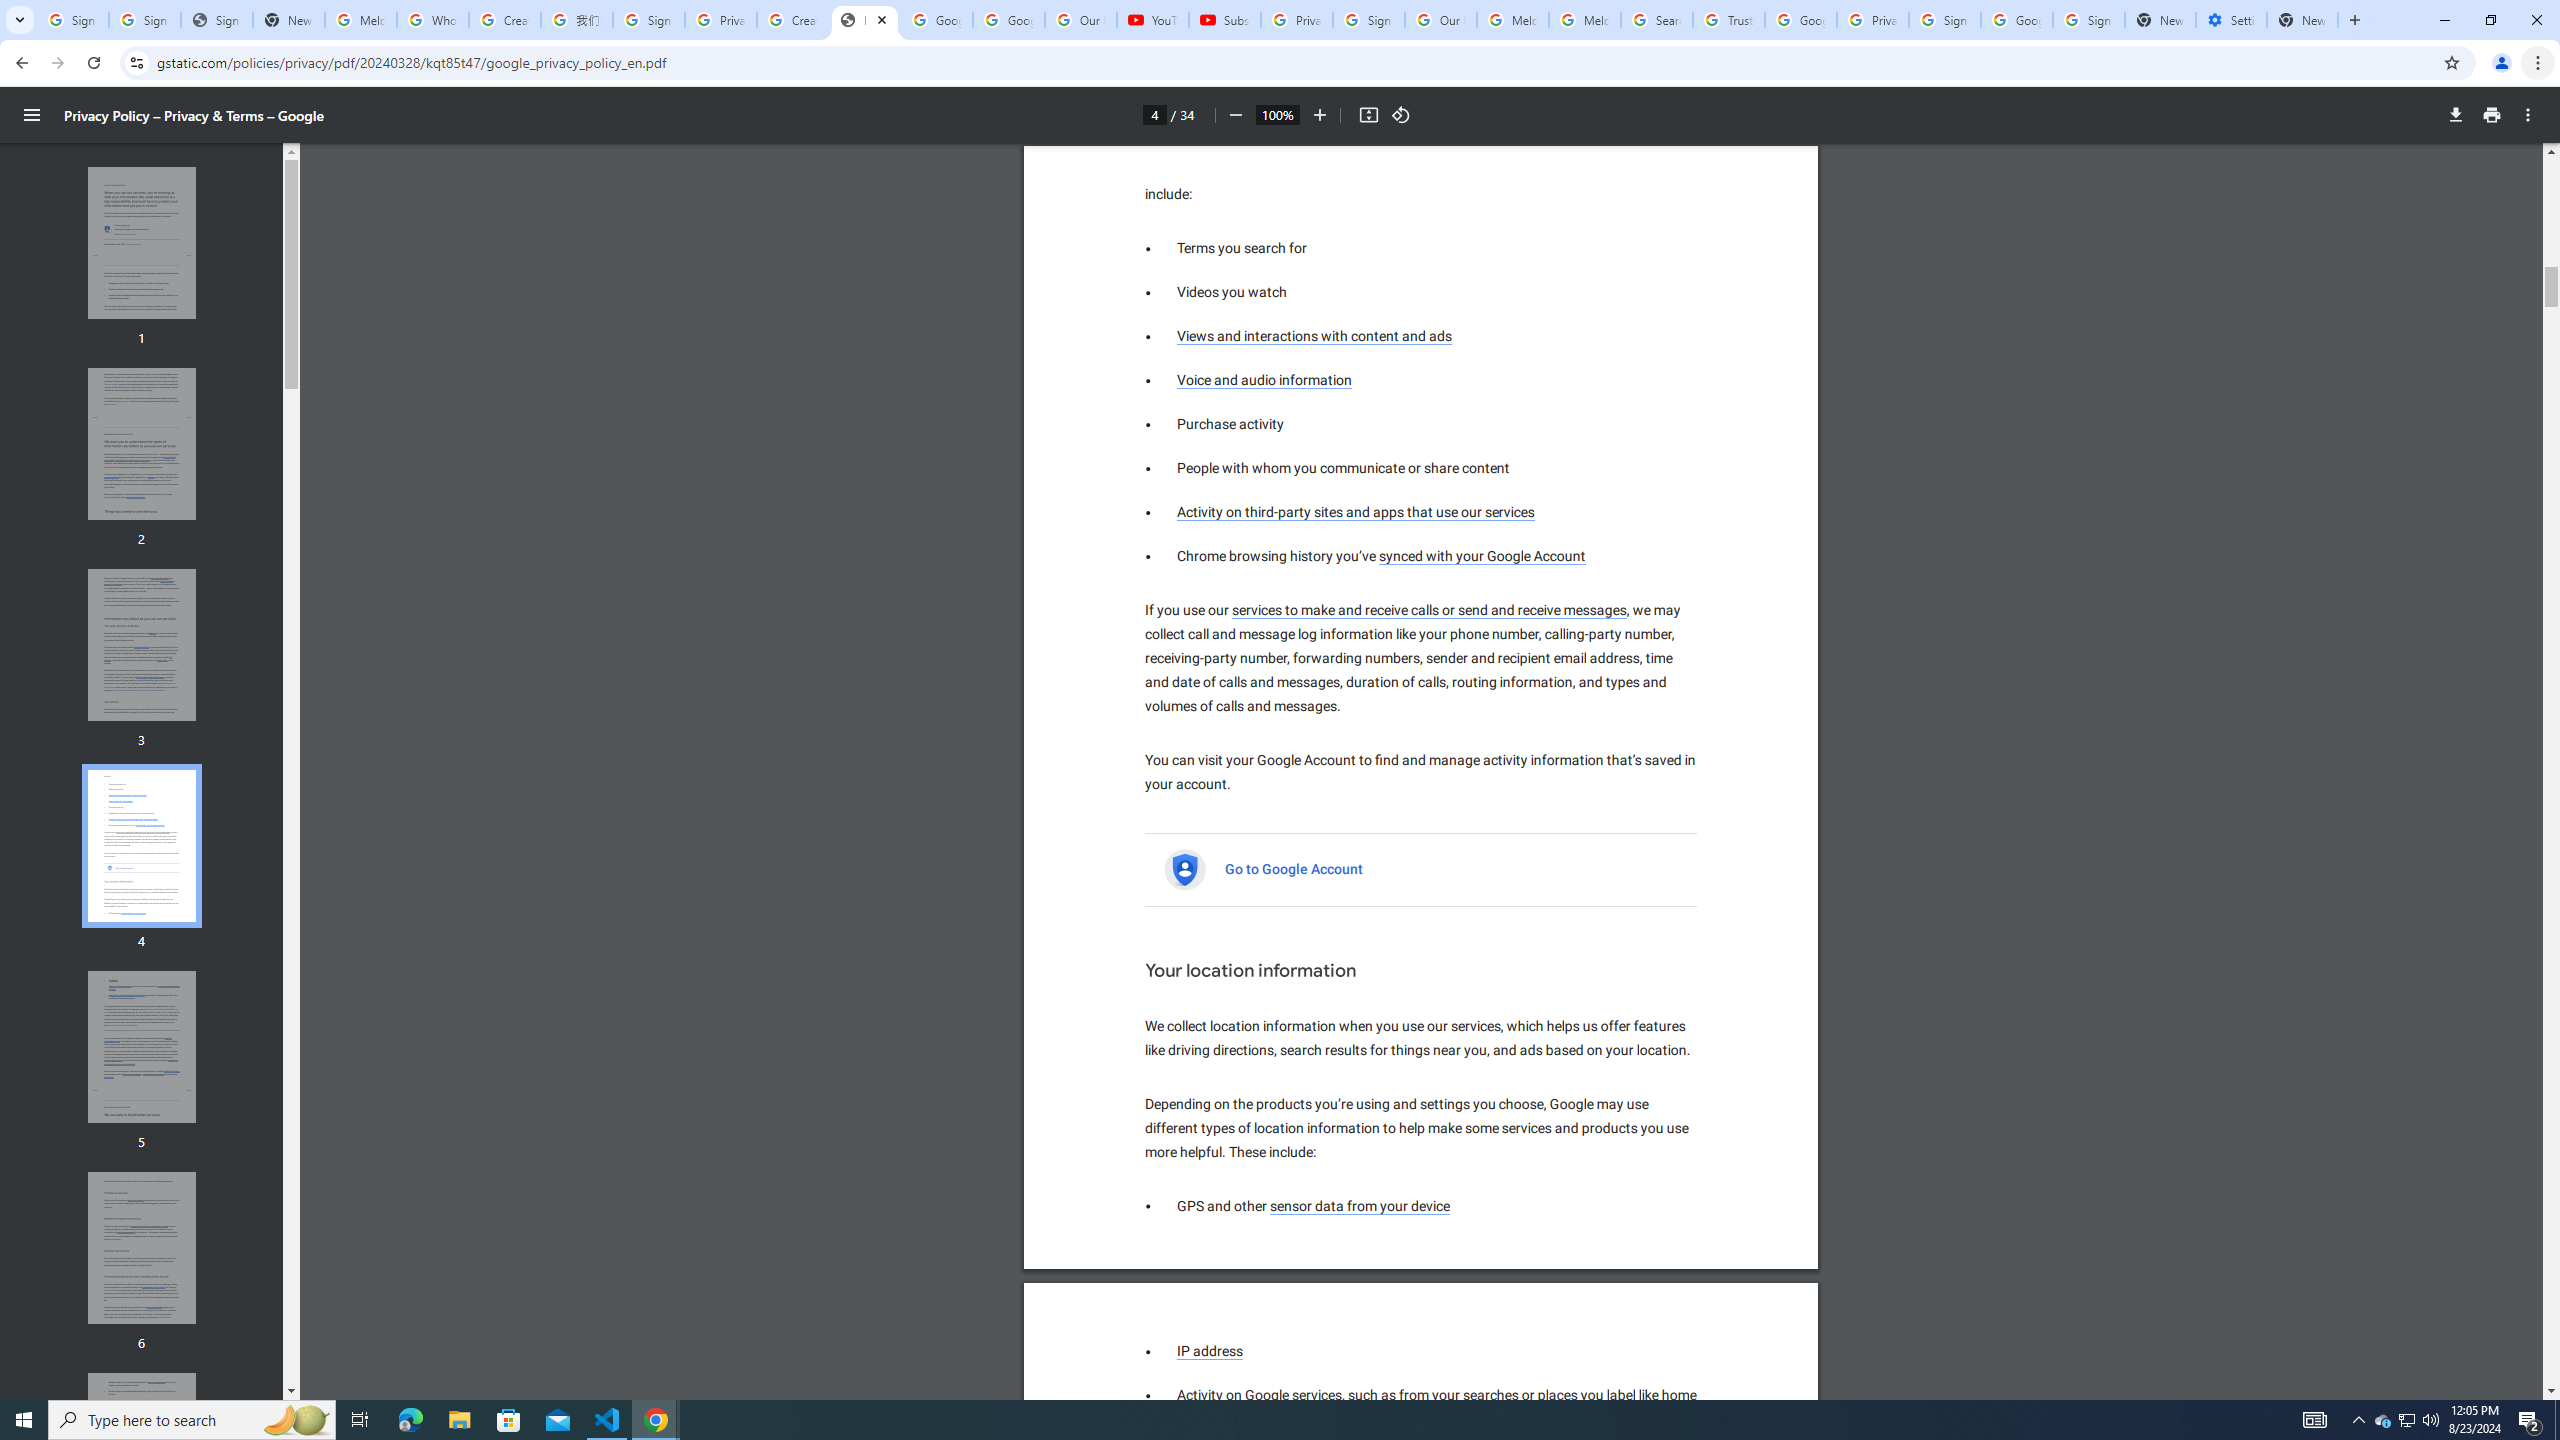  Describe the element at coordinates (19, 62) in the screenshot. I see `'Back'` at that location.